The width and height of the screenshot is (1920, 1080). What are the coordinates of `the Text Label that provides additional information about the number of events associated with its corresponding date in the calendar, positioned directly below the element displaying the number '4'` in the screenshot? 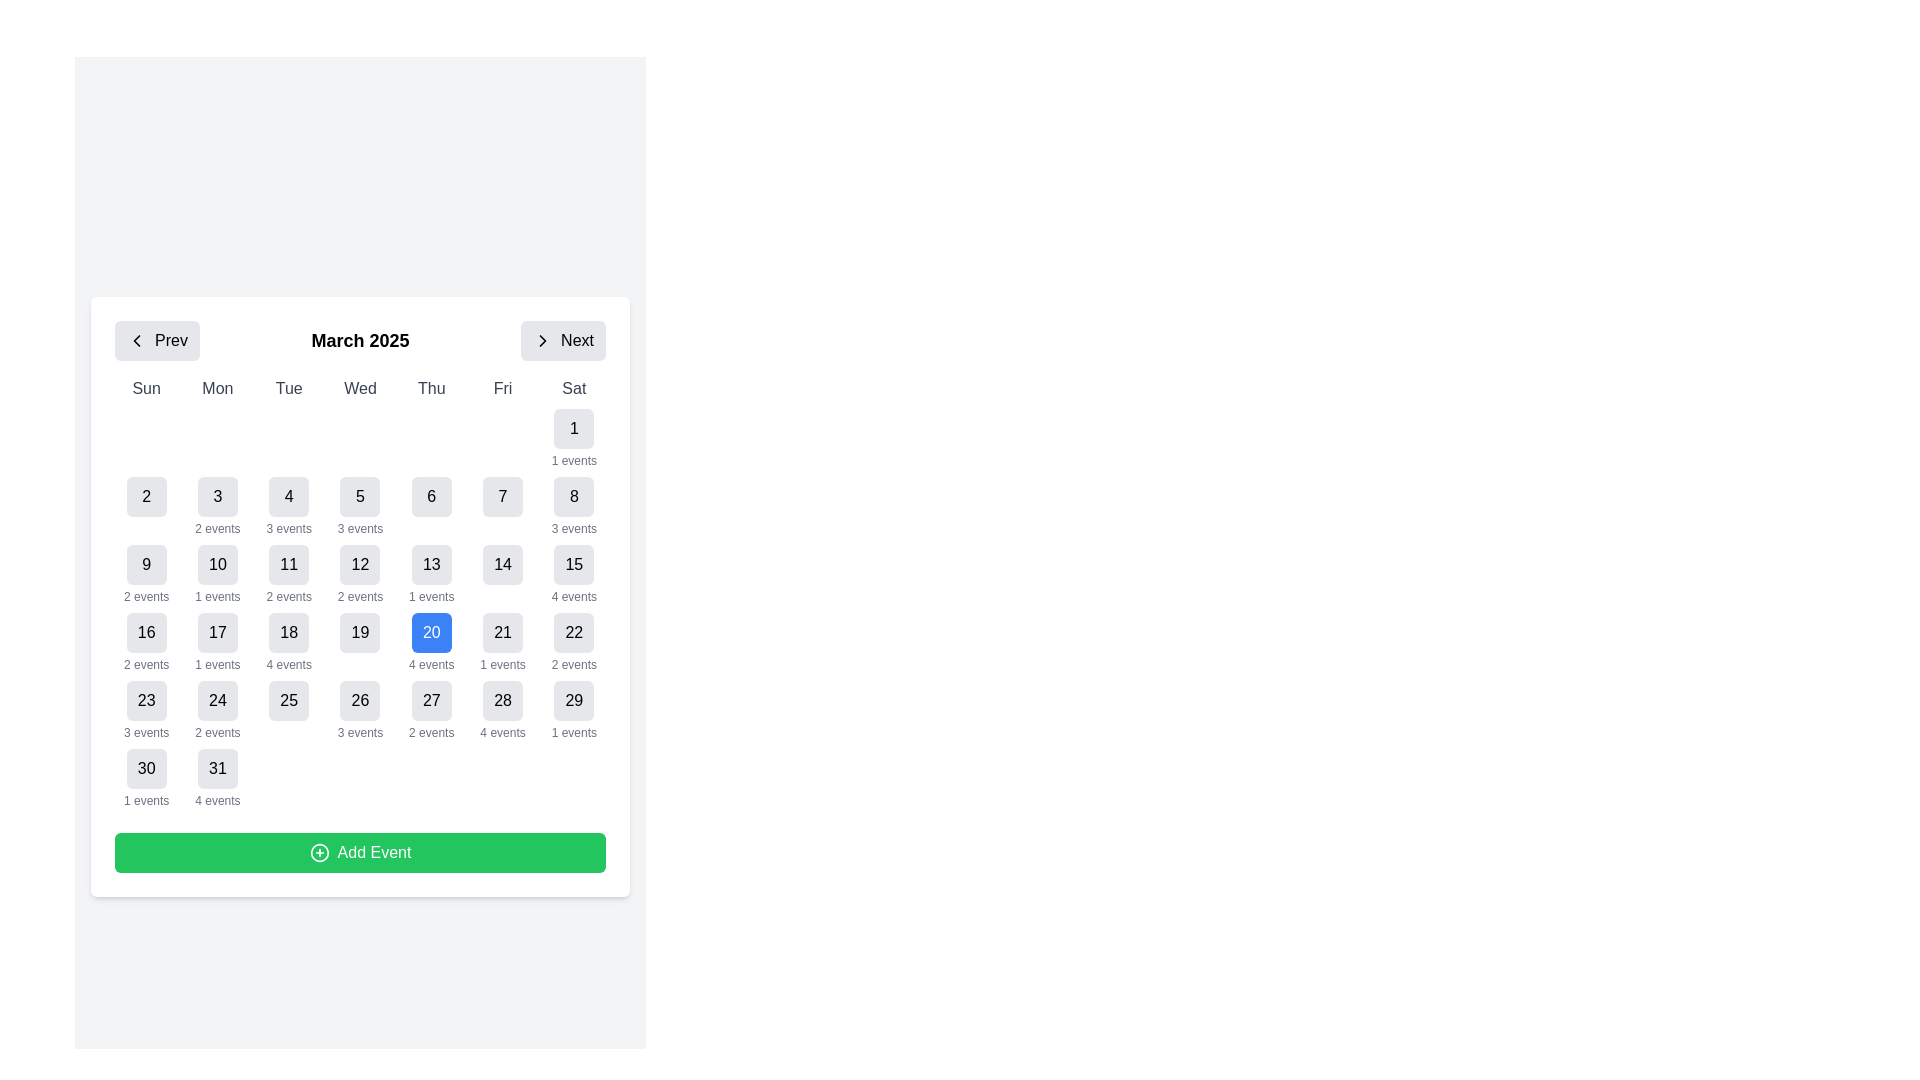 It's located at (288, 527).